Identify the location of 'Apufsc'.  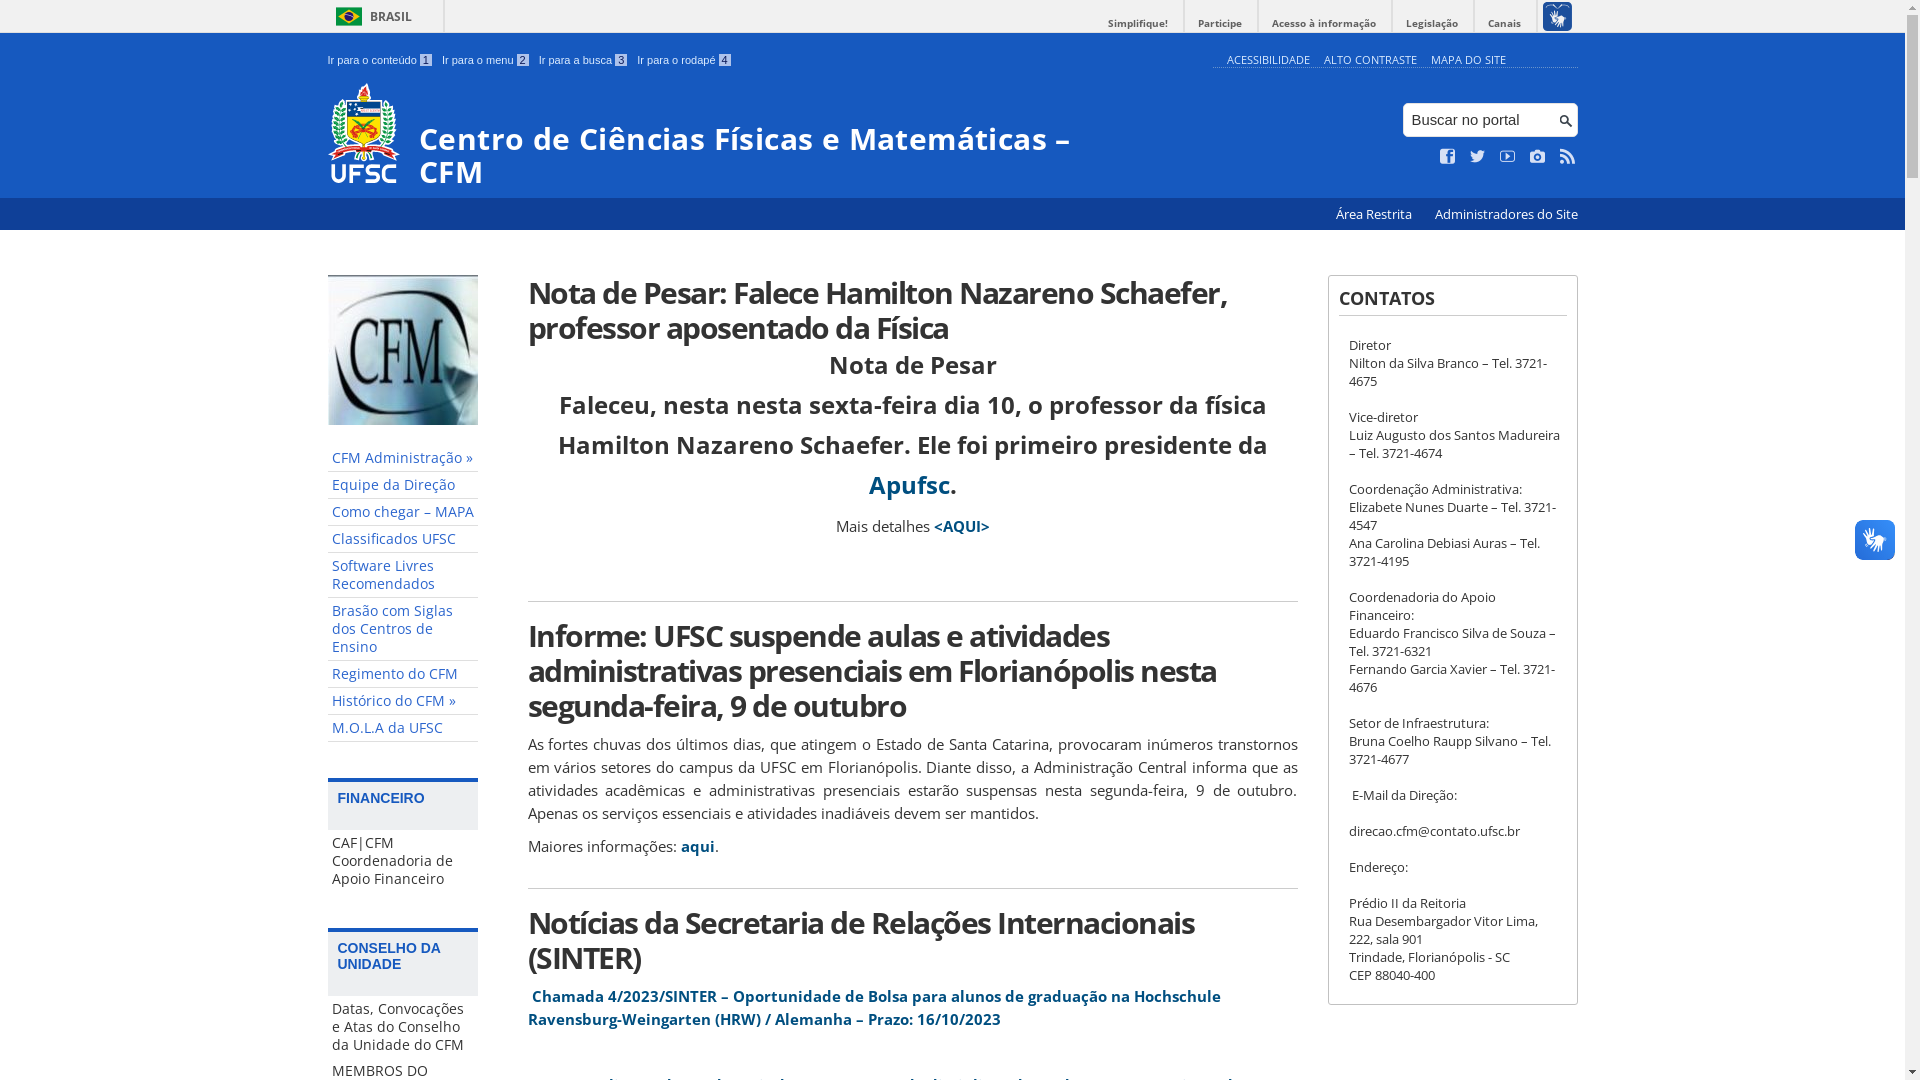
(907, 484).